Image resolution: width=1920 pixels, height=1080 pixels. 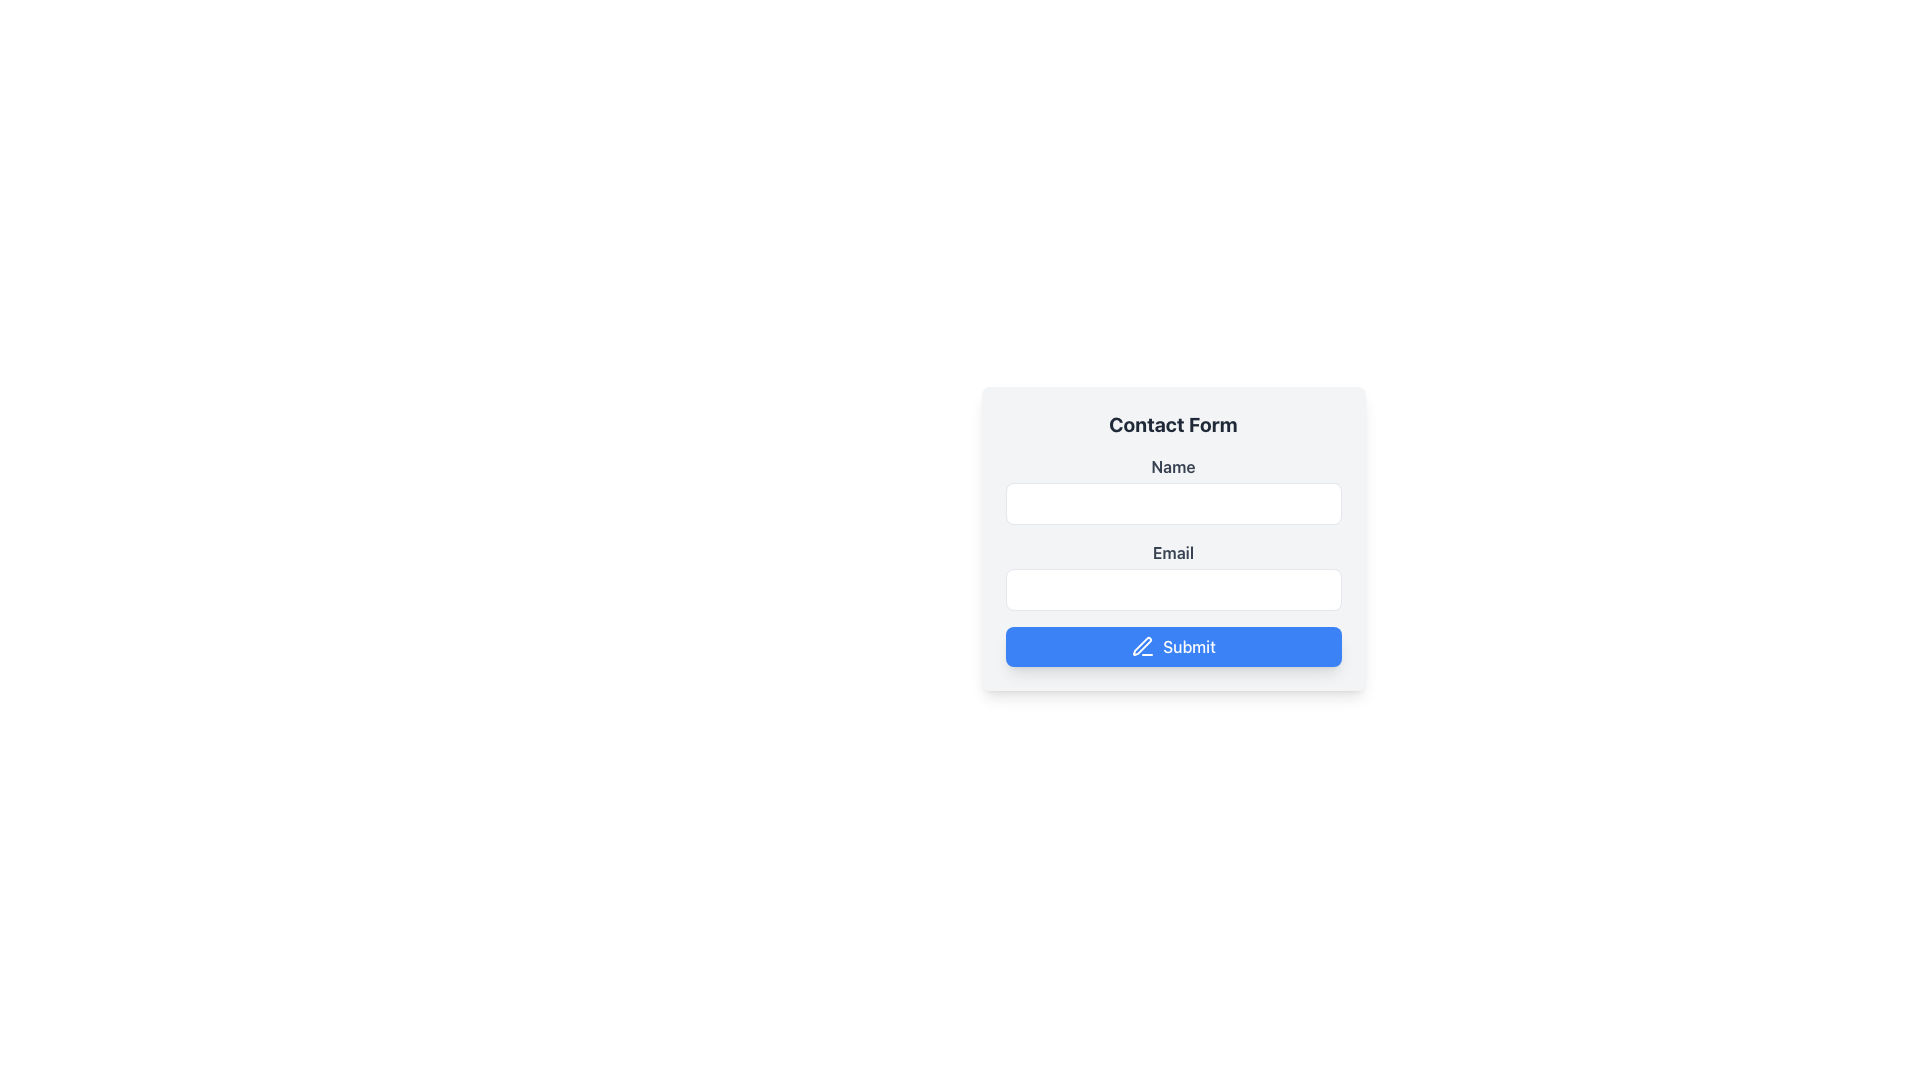 What do you see at coordinates (1173, 423) in the screenshot?
I see `the static text label 'Contact Form' which is styled with bold and large font size, located at the top center of the form section` at bounding box center [1173, 423].